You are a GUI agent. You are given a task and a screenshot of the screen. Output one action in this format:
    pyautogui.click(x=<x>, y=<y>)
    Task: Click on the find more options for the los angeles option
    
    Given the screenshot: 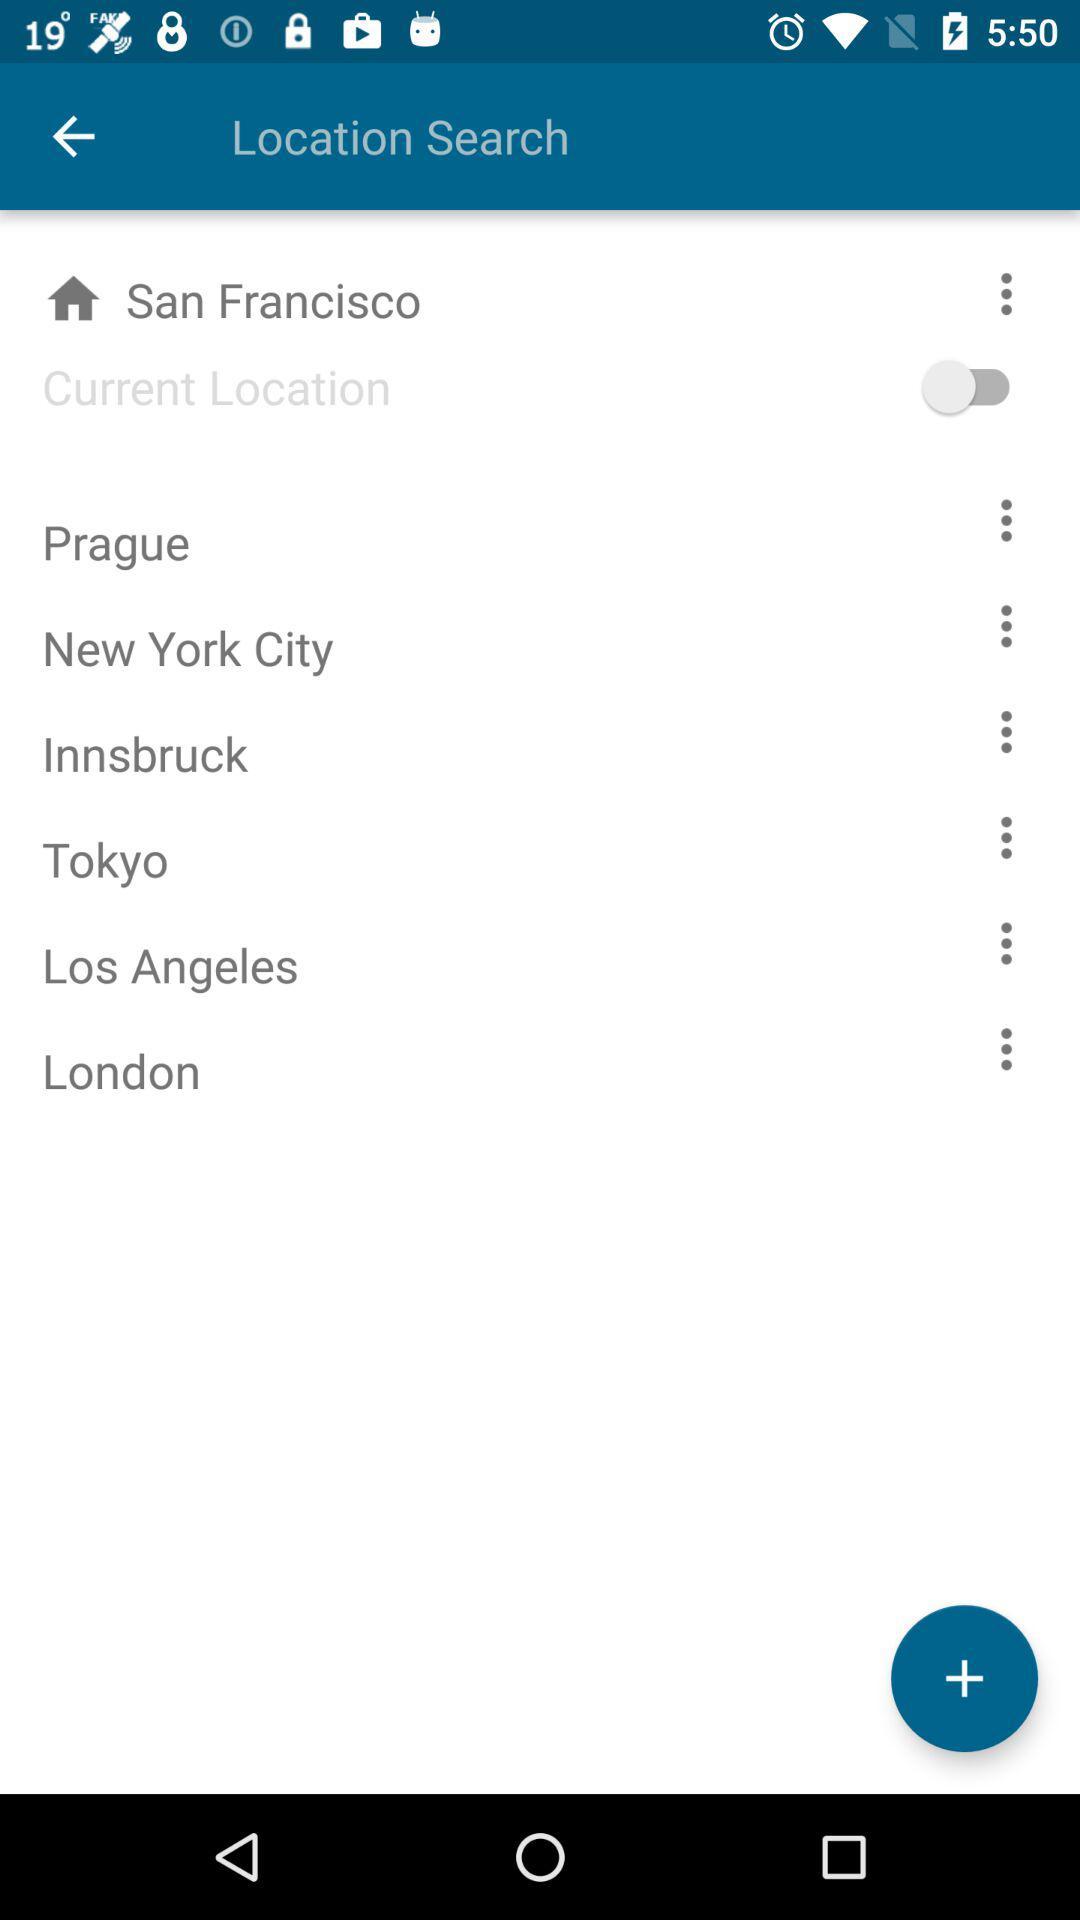 What is the action you would take?
    pyautogui.click(x=1006, y=942)
    